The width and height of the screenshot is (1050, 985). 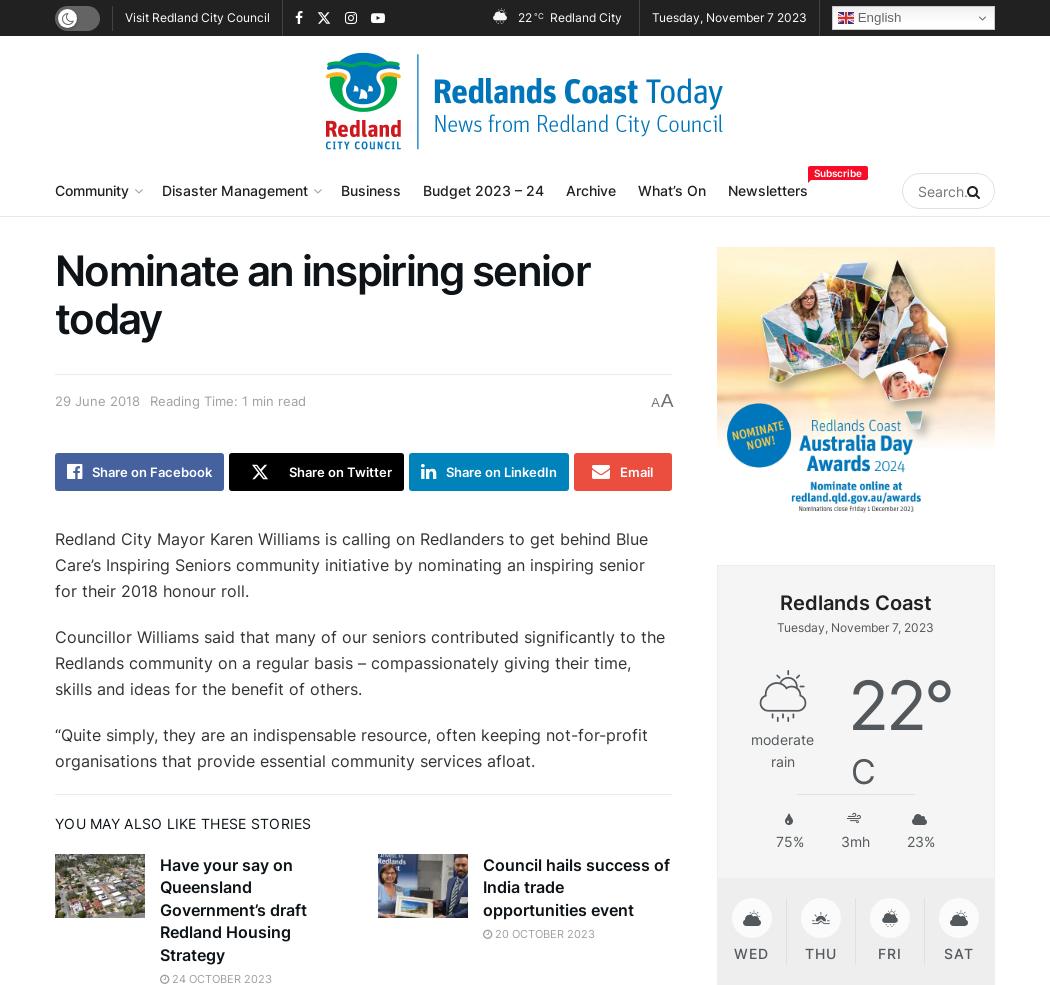 What do you see at coordinates (359, 661) in the screenshot?
I see `'Councillor Williams said that many of our seniors contributed significantly to the Redlands community on a regular basis – compassionately giving their time, skills and ideas for the benefit of others.'` at bounding box center [359, 661].